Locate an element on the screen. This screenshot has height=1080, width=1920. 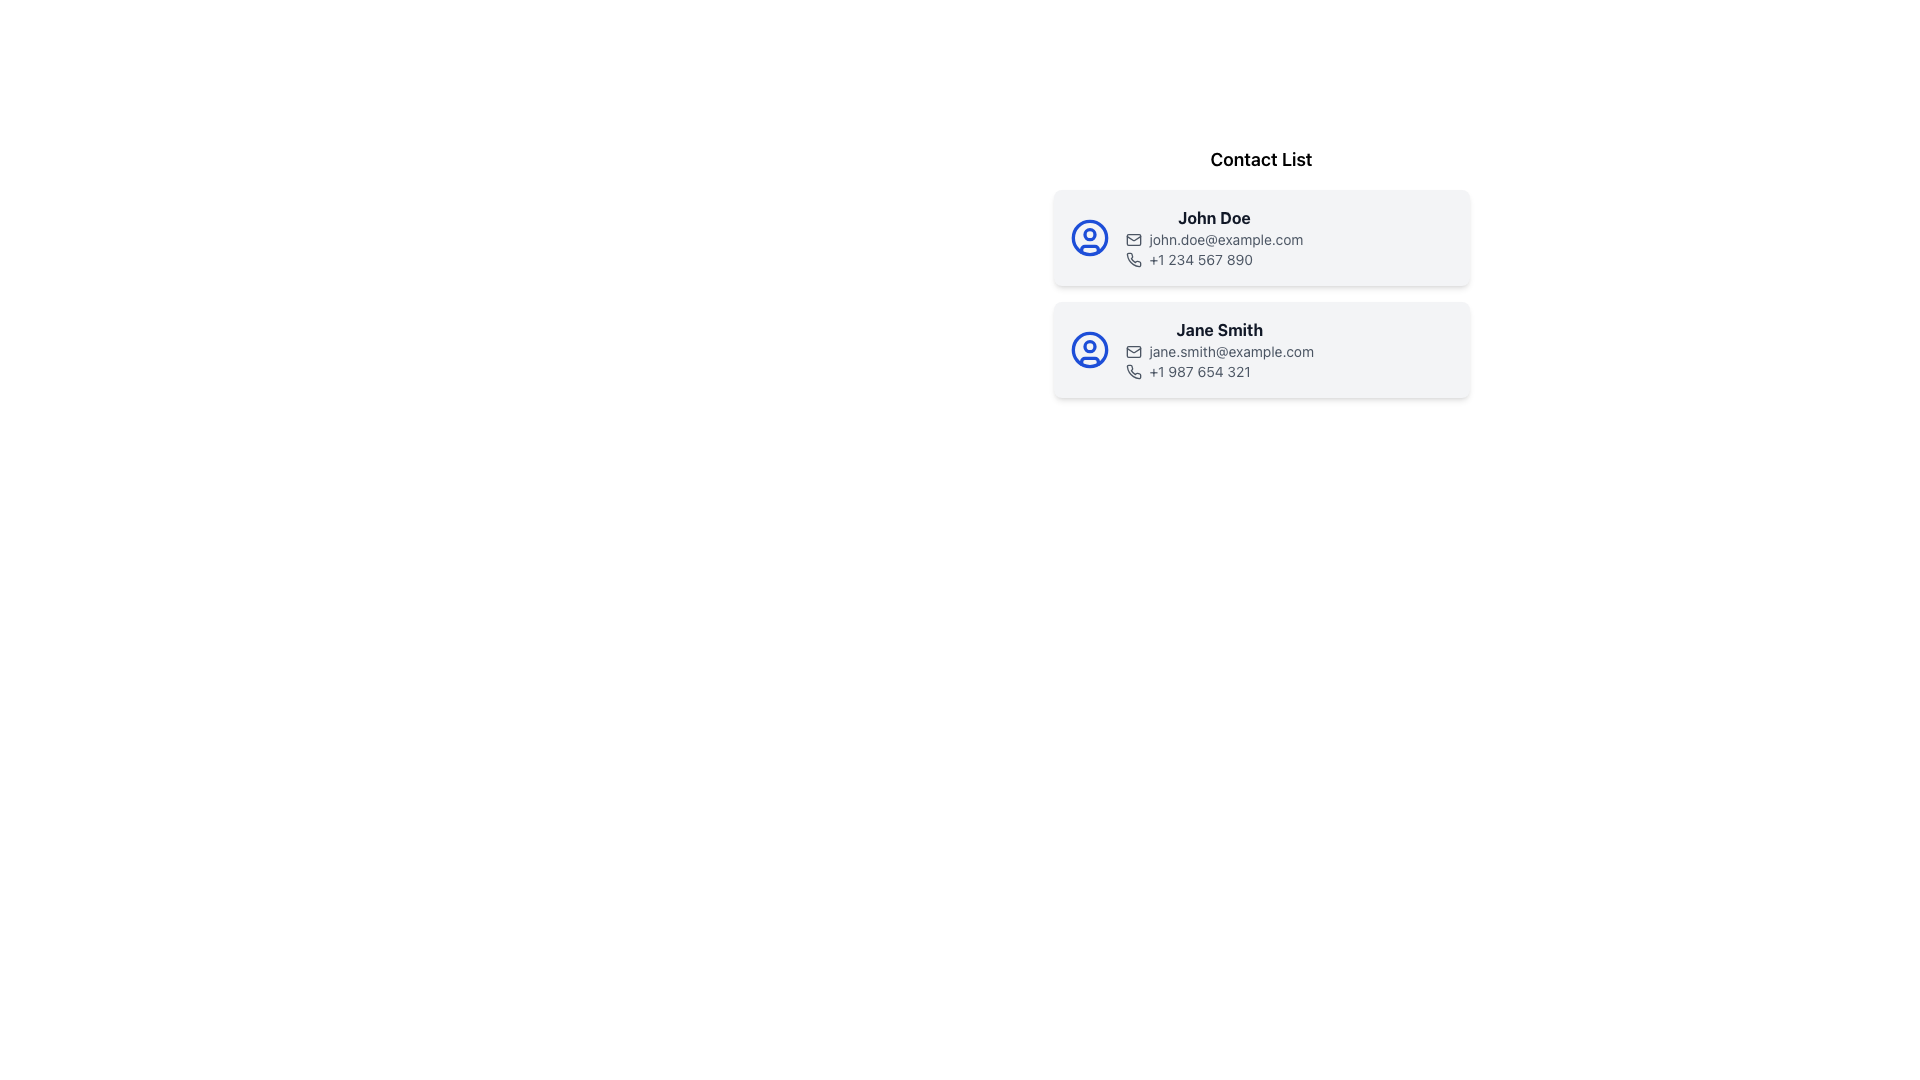
the Information Block displaying contact details for 'Jane Smith' is located at coordinates (1218, 349).